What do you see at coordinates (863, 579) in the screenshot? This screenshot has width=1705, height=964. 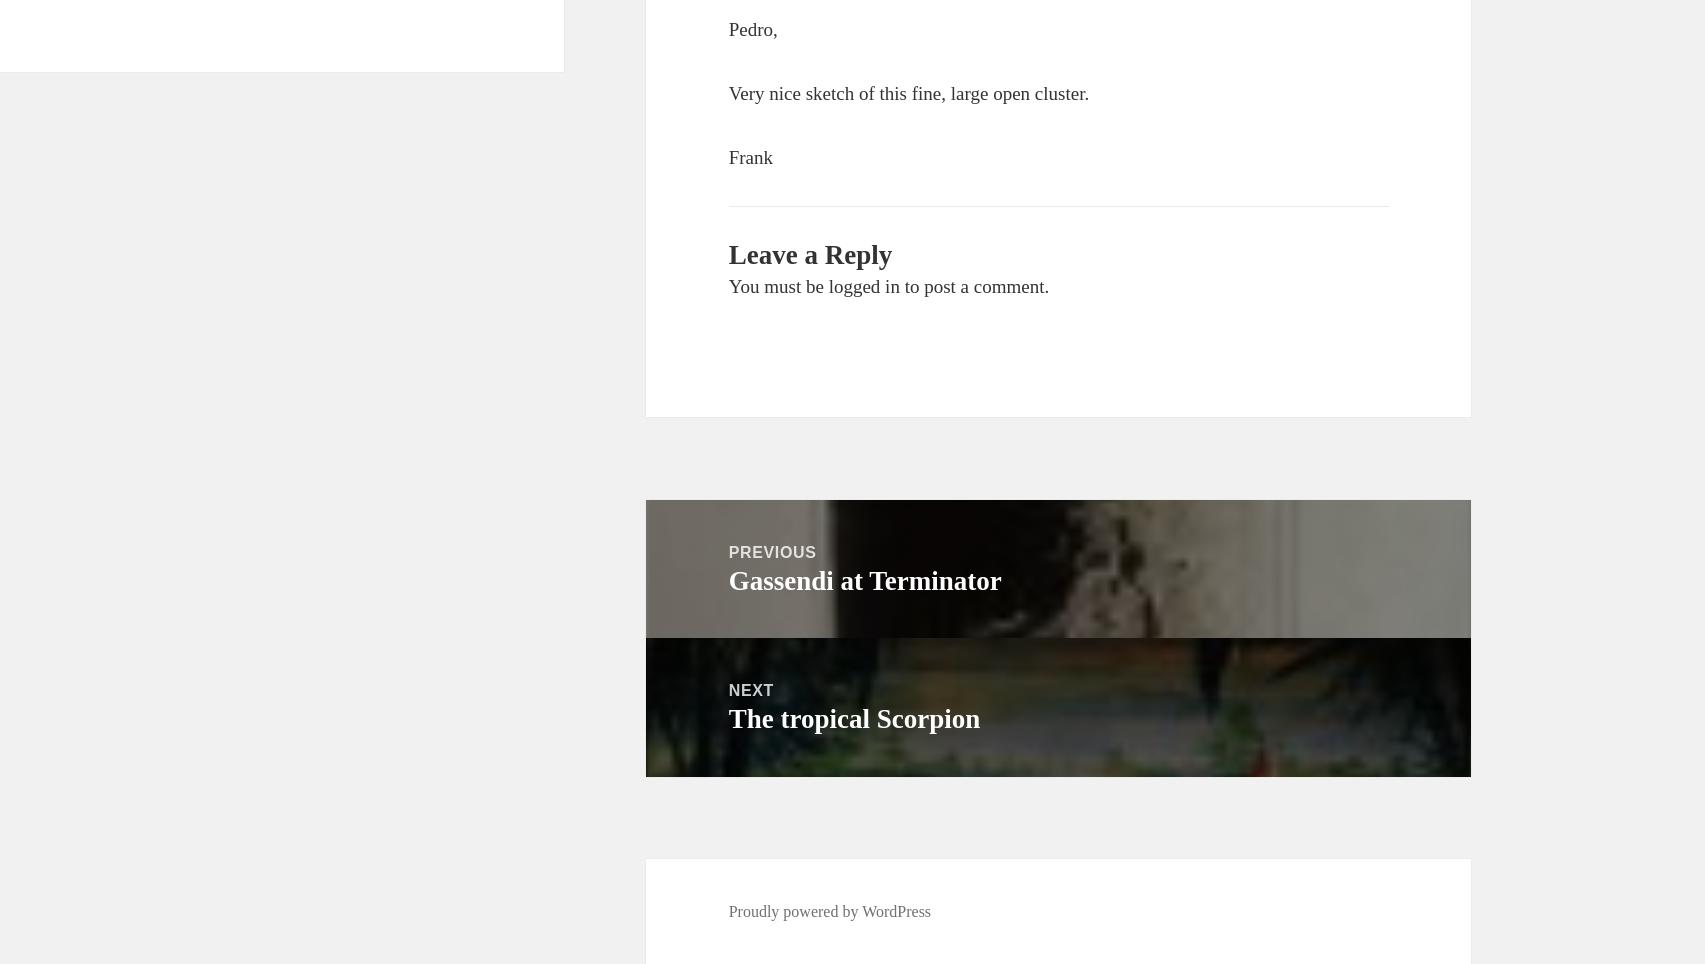 I see `'Gassendi at Terminator'` at bounding box center [863, 579].